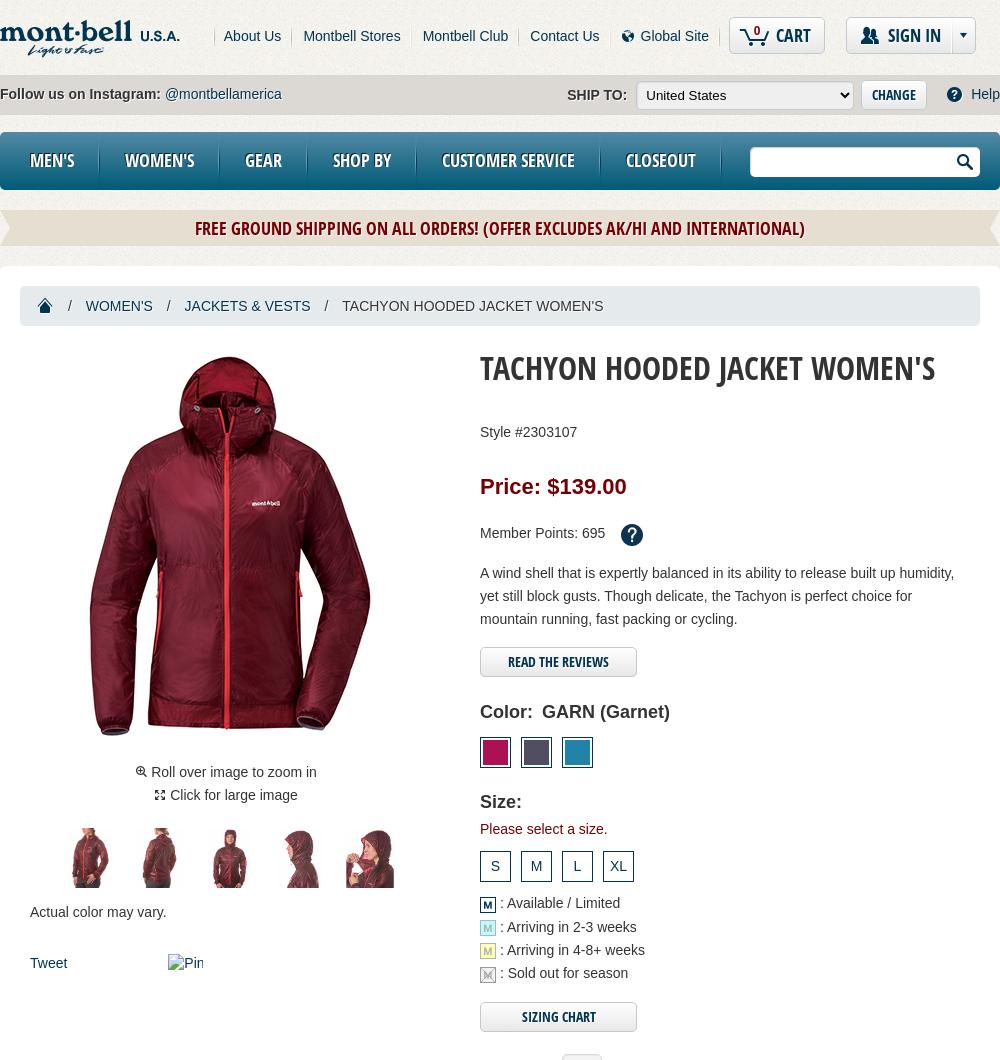  Describe the element at coordinates (221, 94) in the screenshot. I see `'@montbellamerica'` at that location.